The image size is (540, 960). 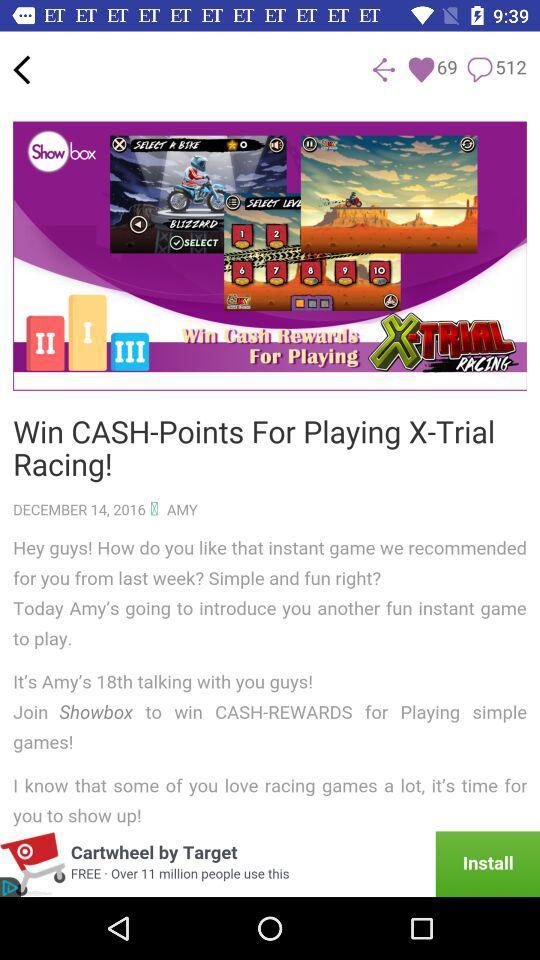 What do you see at coordinates (270, 863) in the screenshot?
I see `open advertisement` at bounding box center [270, 863].